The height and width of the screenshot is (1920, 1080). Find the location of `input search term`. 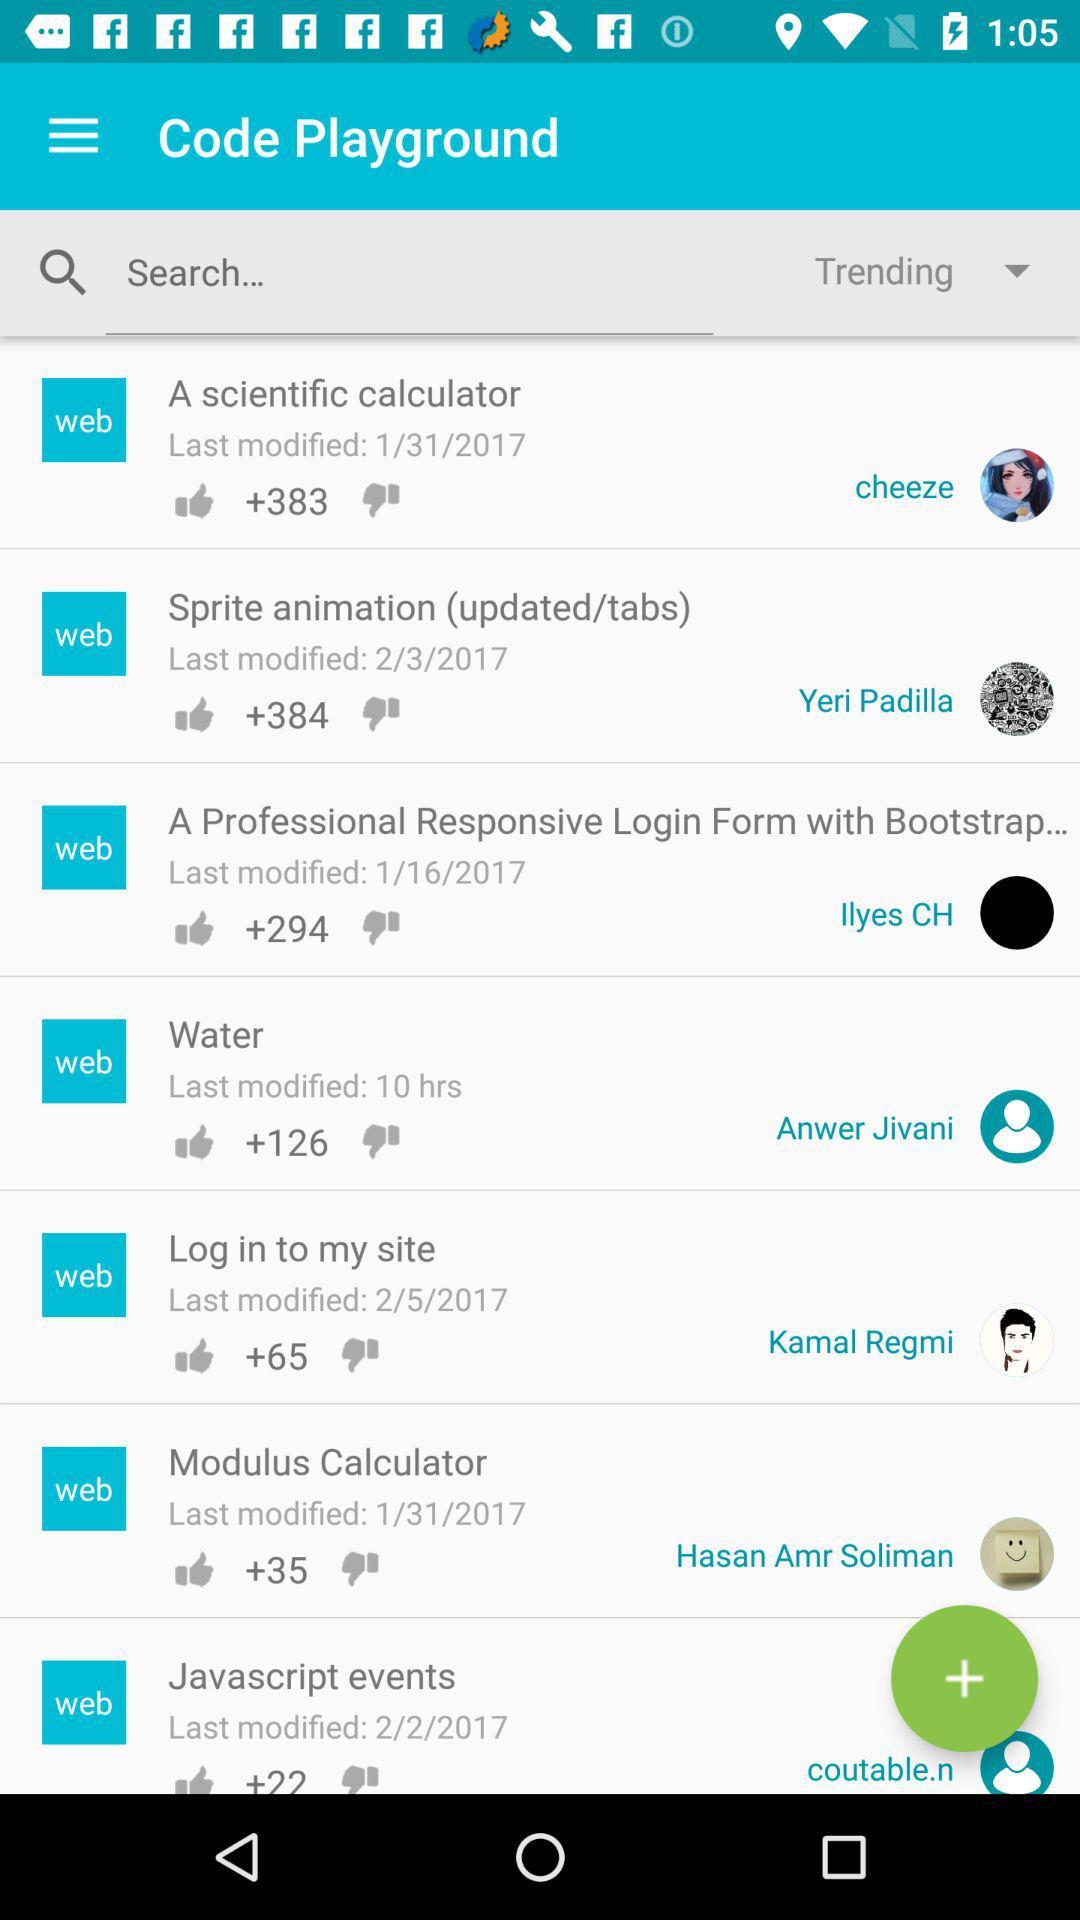

input search term is located at coordinates (408, 270).